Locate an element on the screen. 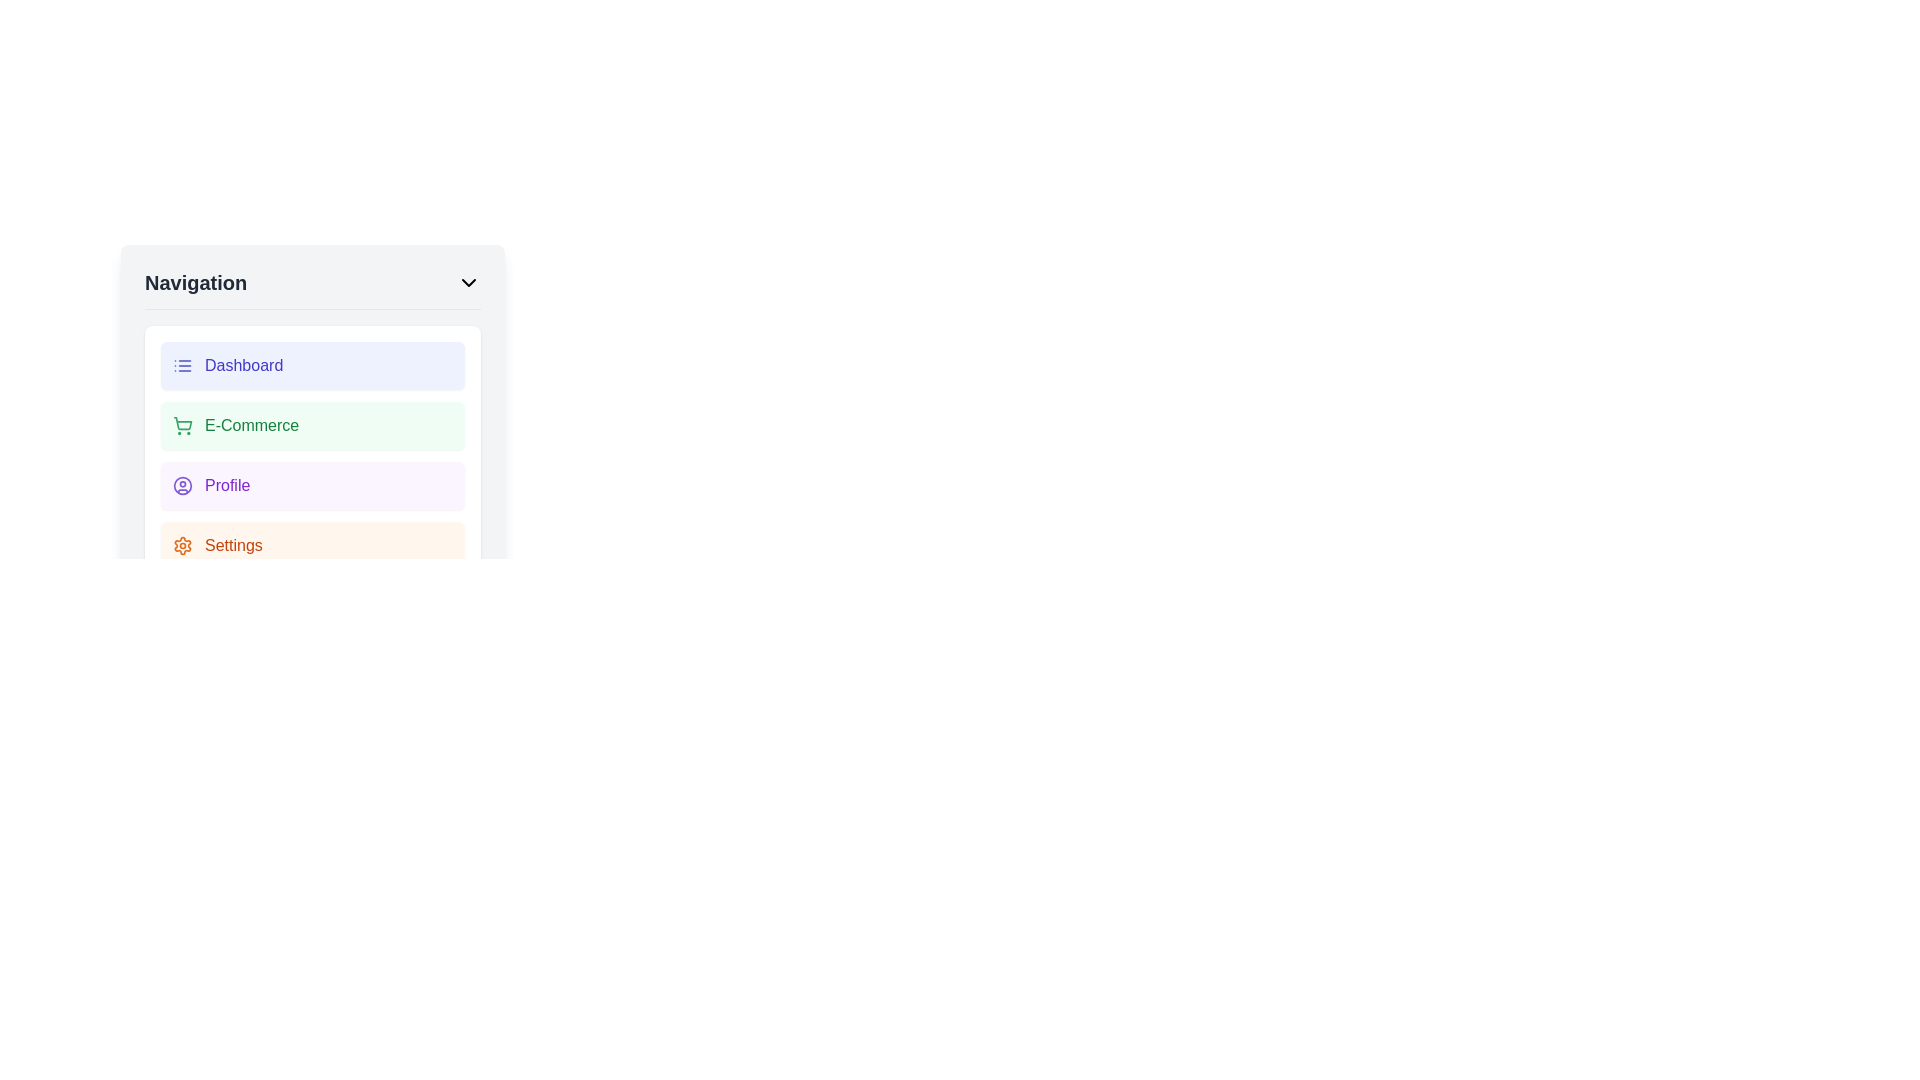 The image size is (1920, 1080). the third menu item in the vertical navigation list that allows users is located at coordinates (311, 486).